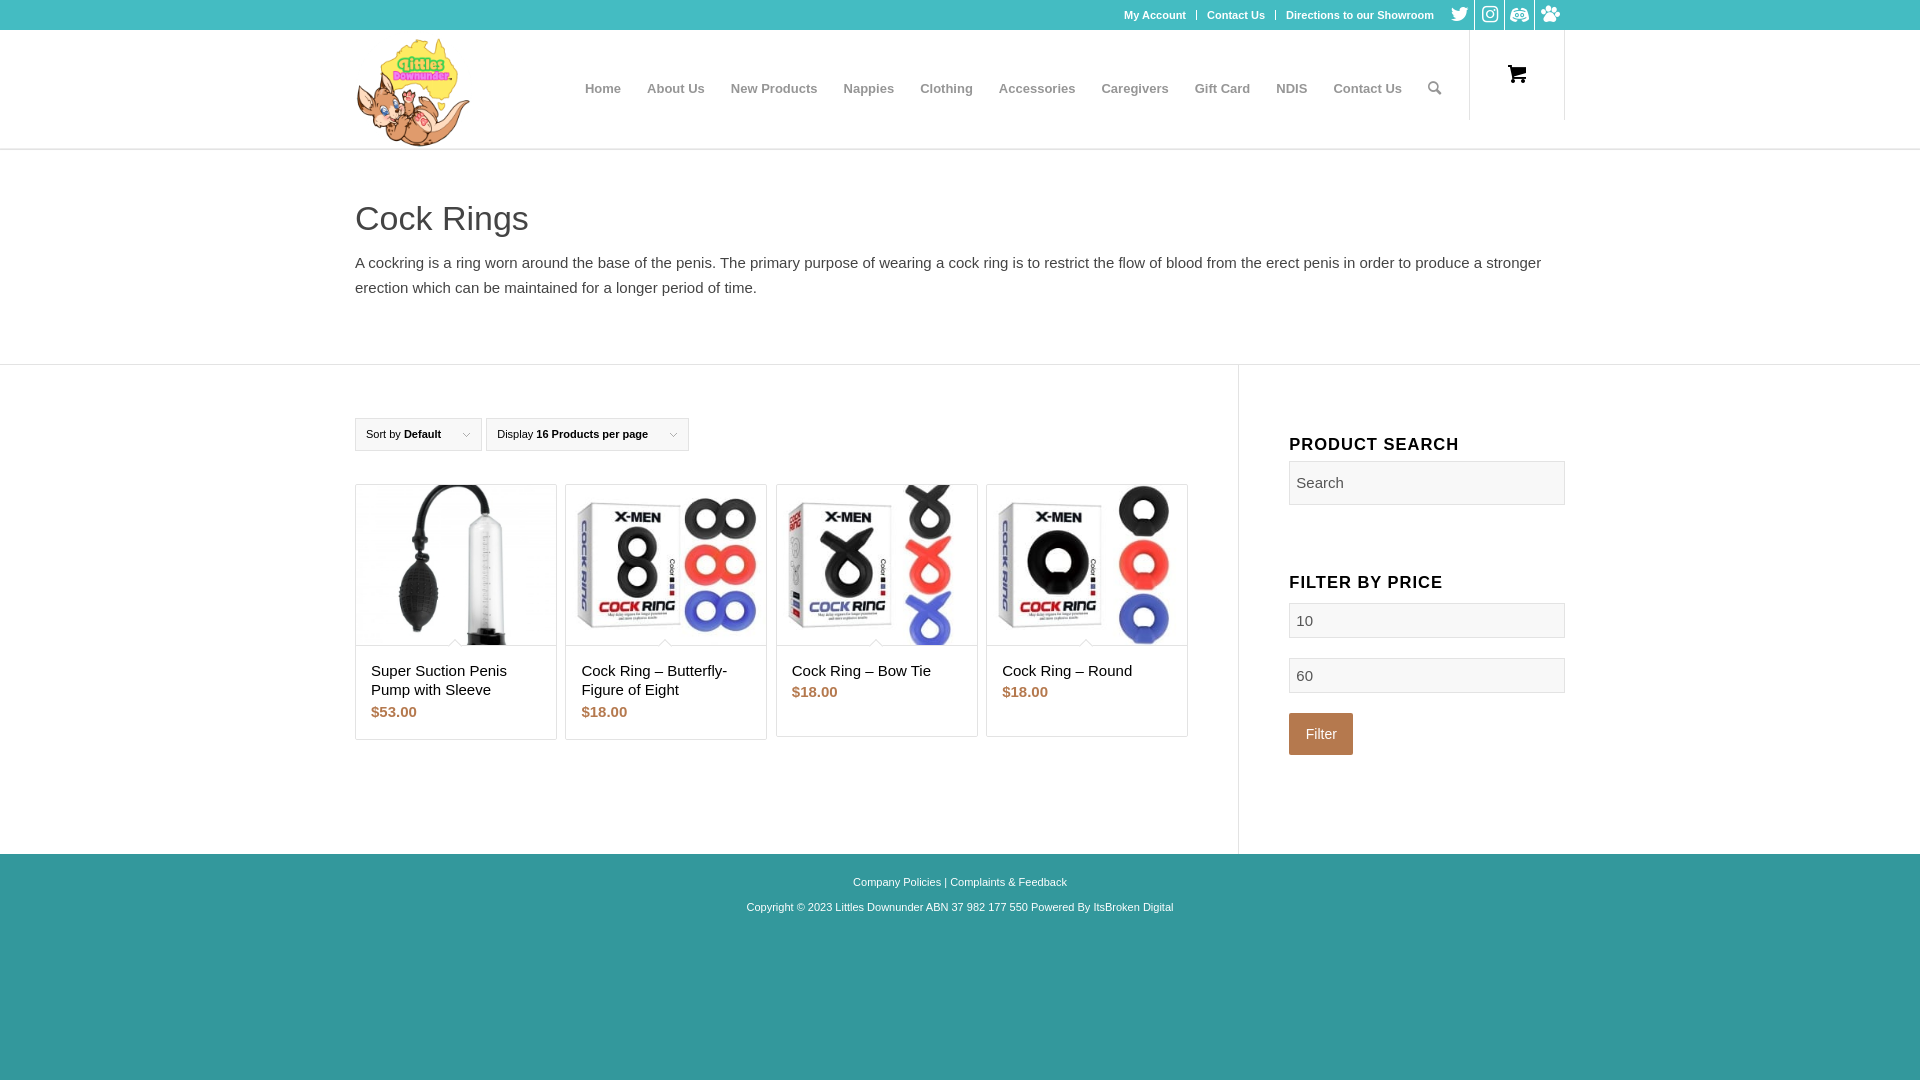 Image resolution: width=1920 pixels, height=1080 pixels. I want to click on 'Home', so click(602, 87).